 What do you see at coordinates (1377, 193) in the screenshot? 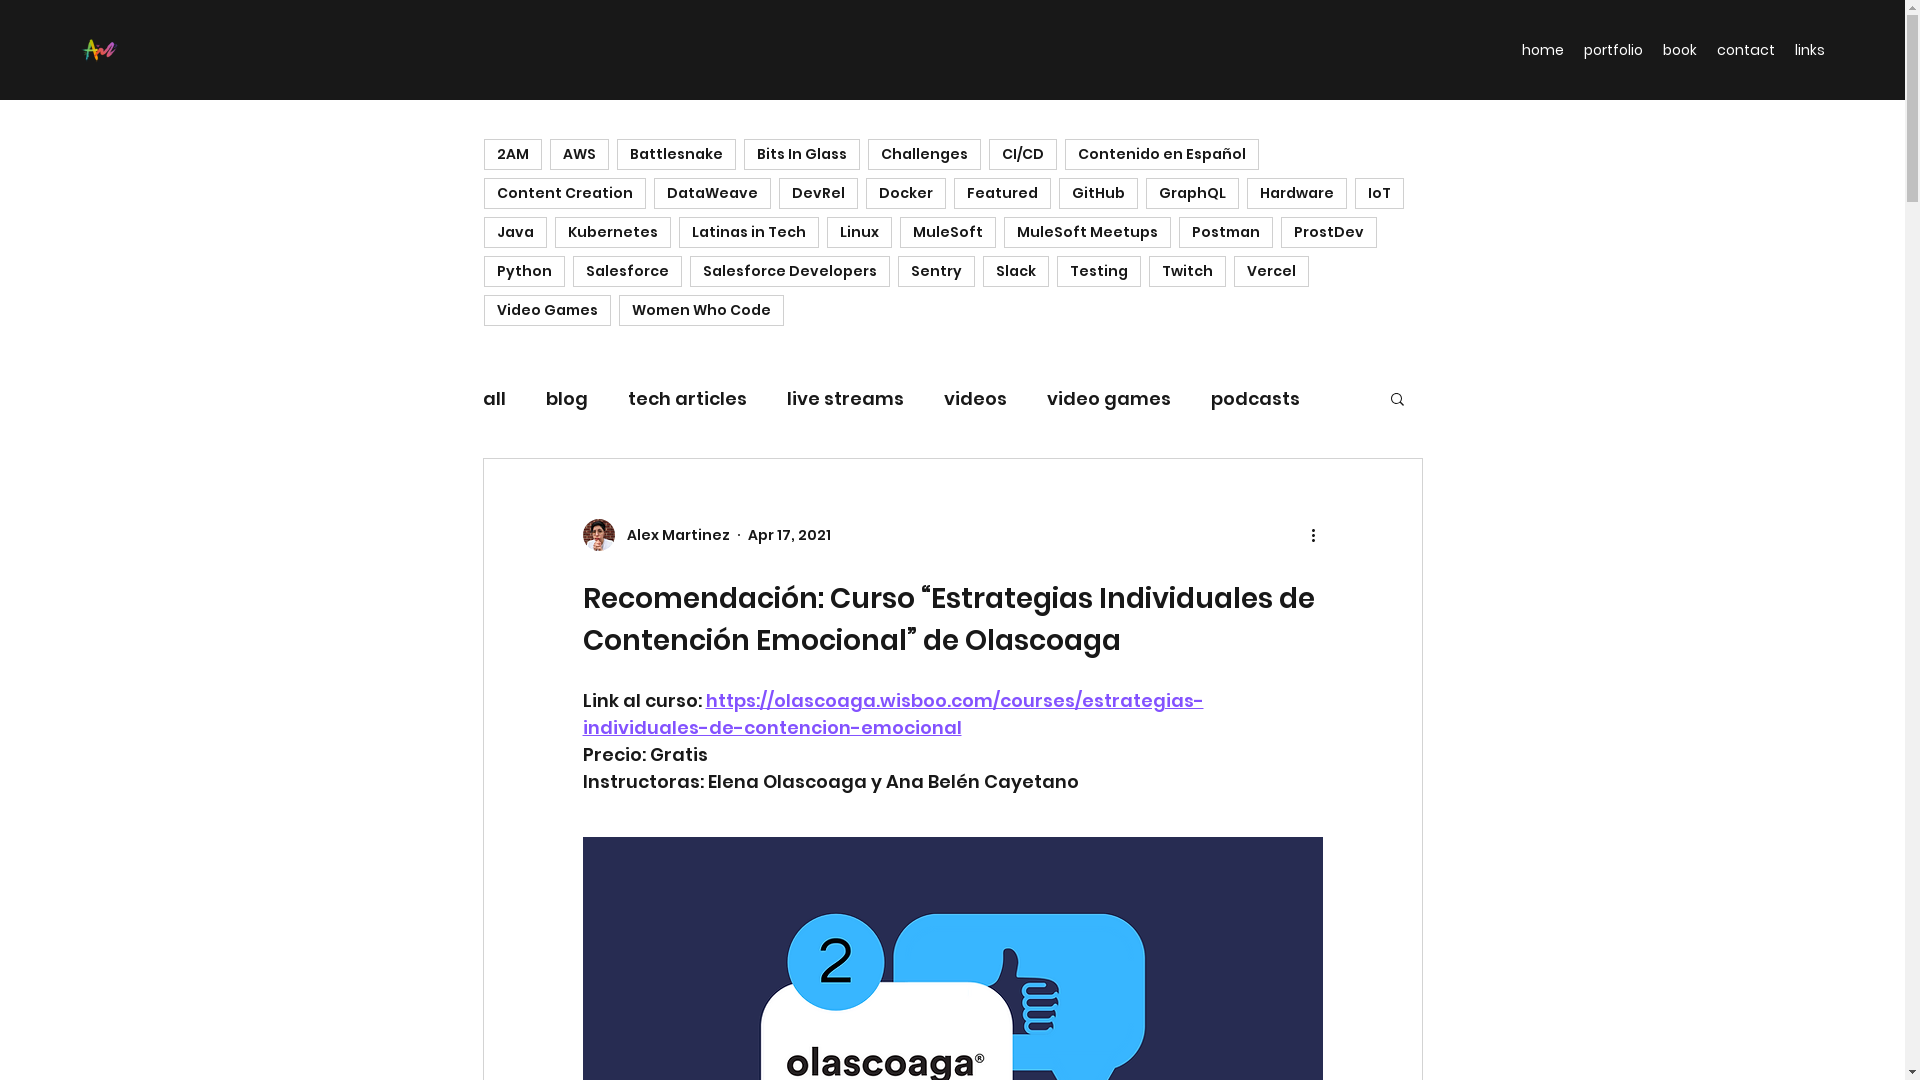
I see `'IoT'` at bounding box center [1377, 193].